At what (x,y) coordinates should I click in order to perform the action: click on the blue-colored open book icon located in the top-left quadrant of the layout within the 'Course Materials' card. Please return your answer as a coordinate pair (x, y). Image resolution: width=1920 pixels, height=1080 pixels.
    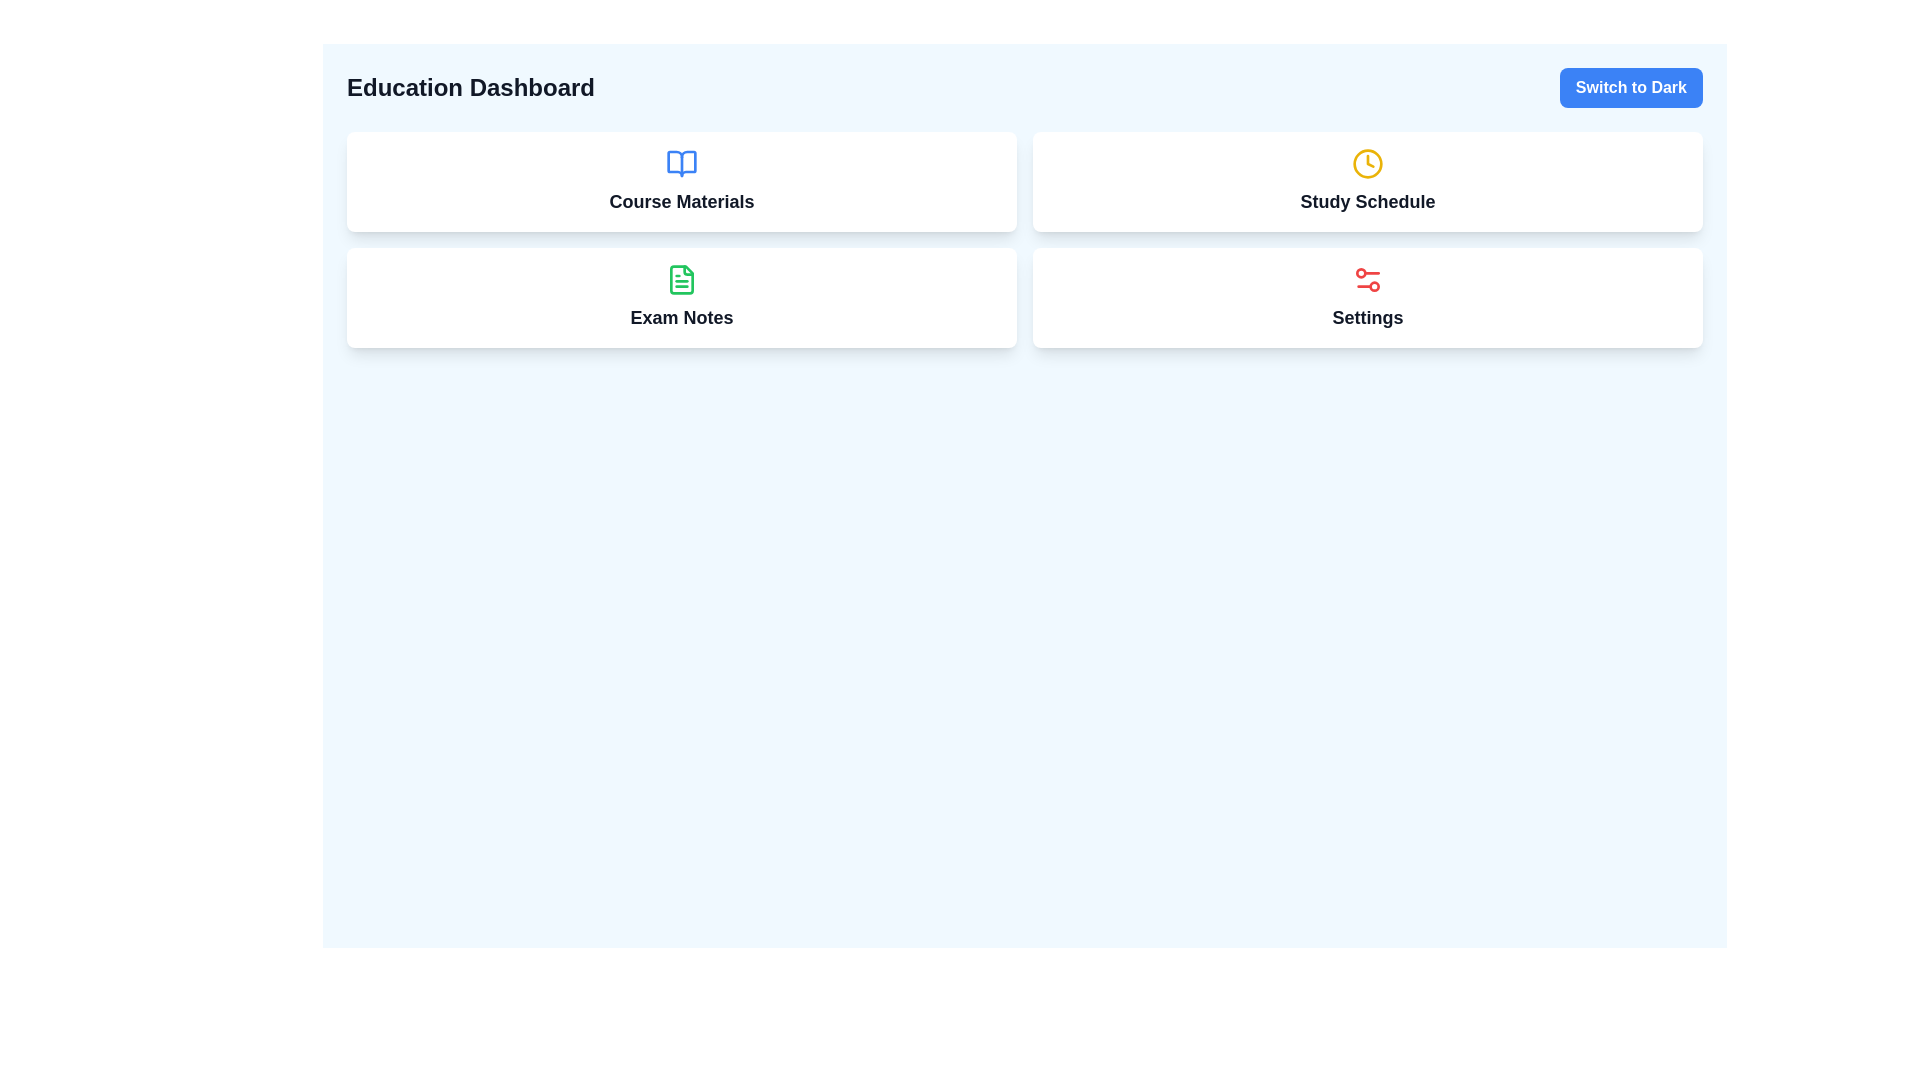
    Looking at the image, I should click on (681, 163).